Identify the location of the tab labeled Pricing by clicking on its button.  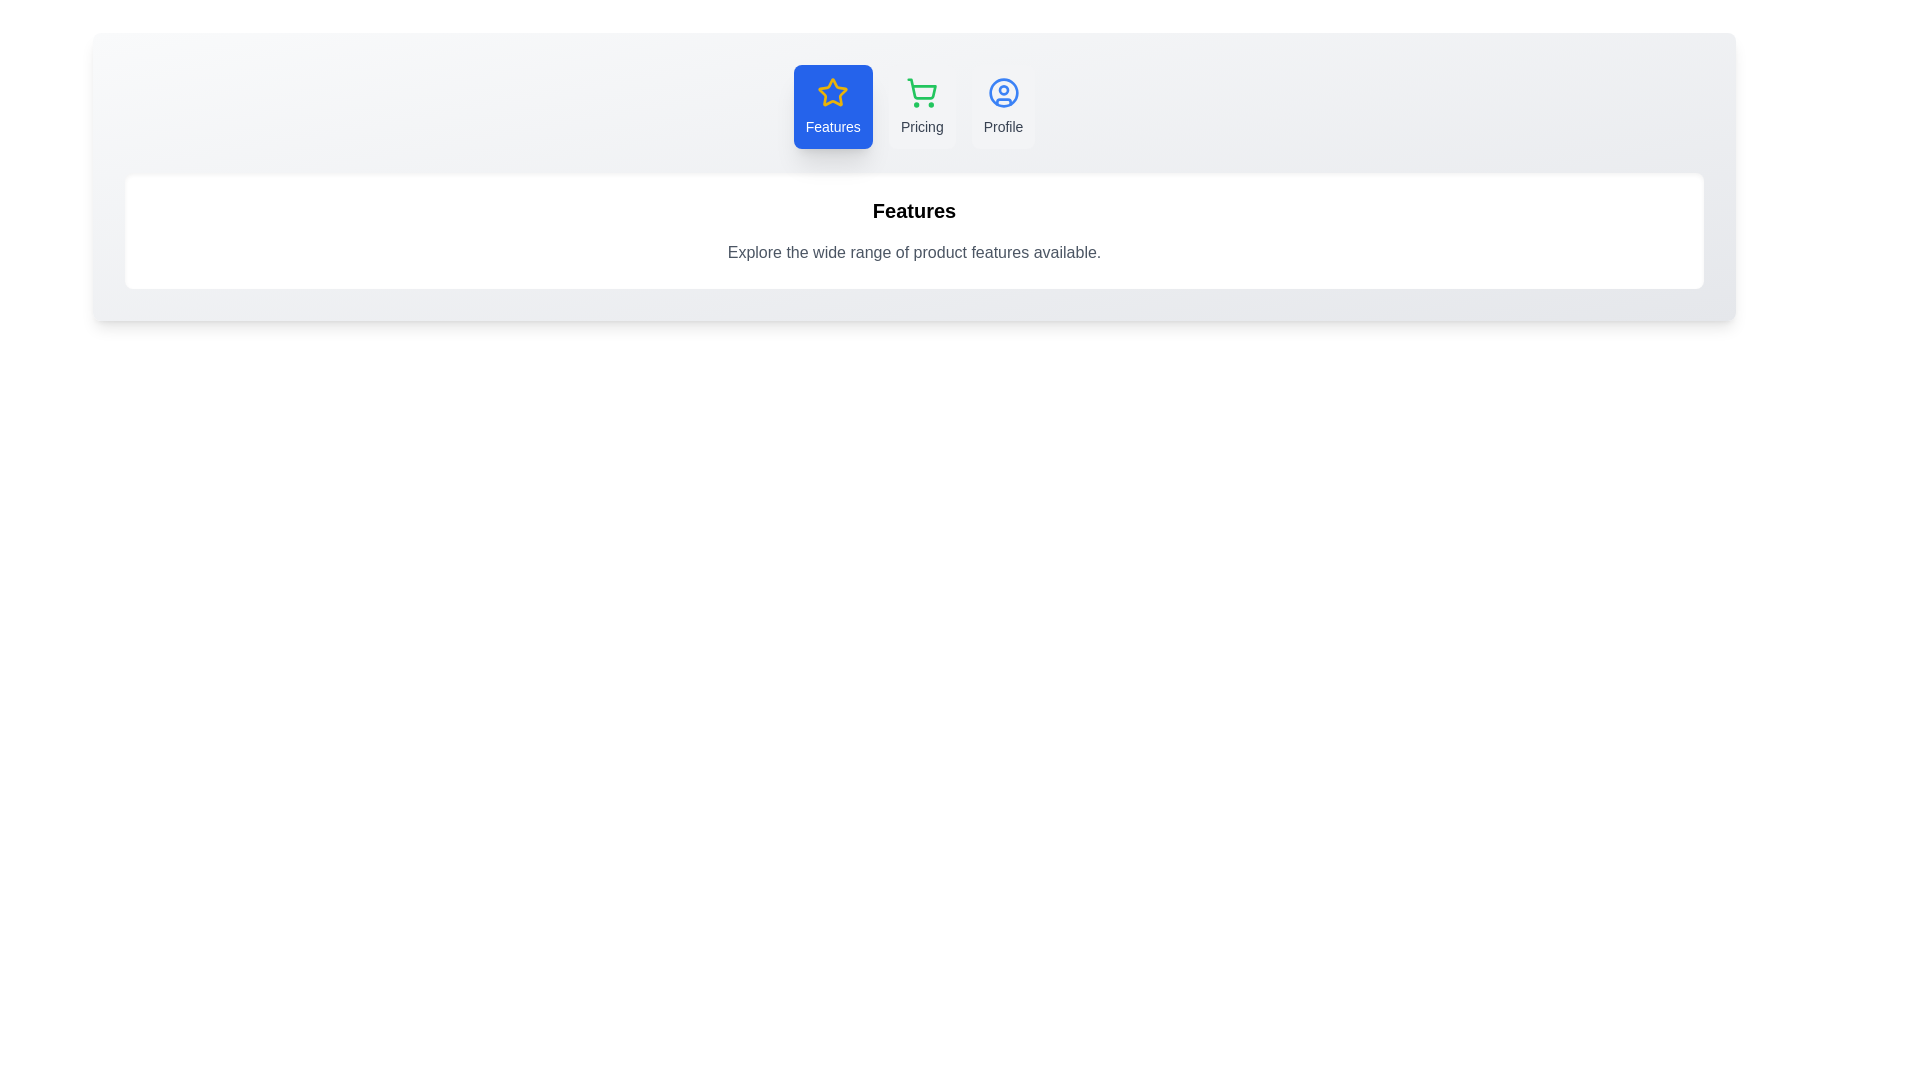
(921, 107).